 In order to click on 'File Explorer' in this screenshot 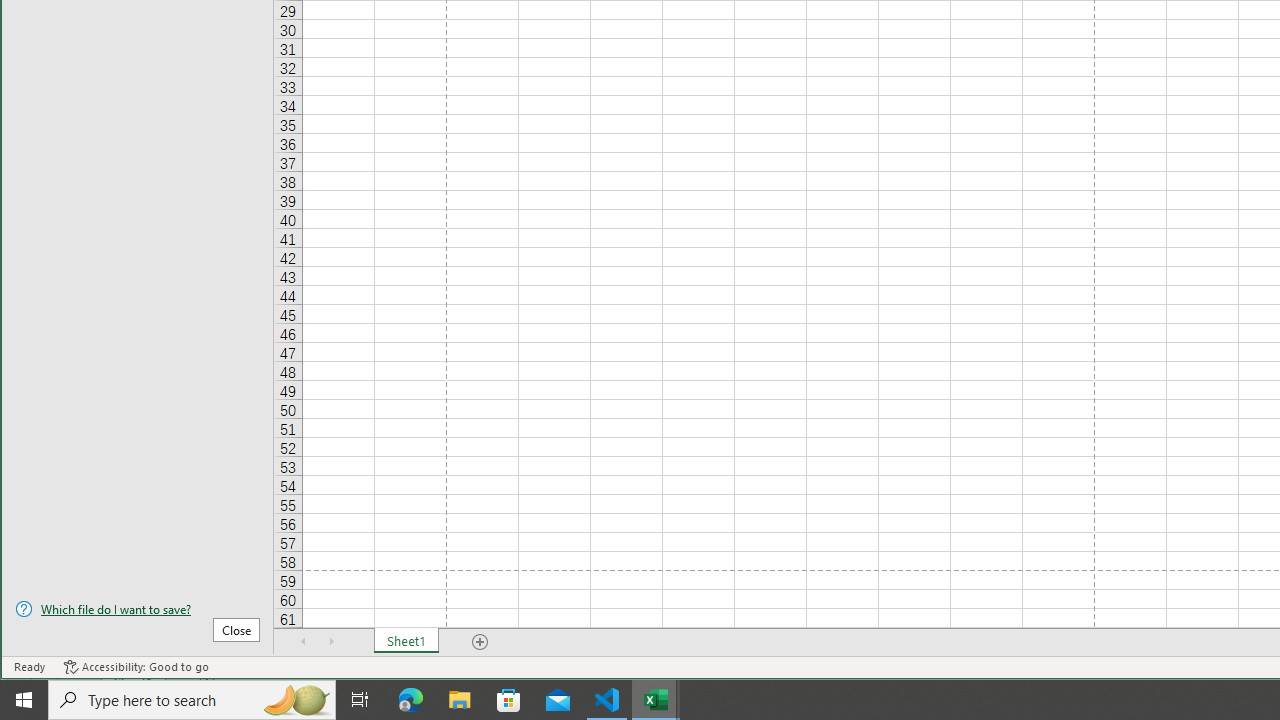, I will do `click(459, 698)`.